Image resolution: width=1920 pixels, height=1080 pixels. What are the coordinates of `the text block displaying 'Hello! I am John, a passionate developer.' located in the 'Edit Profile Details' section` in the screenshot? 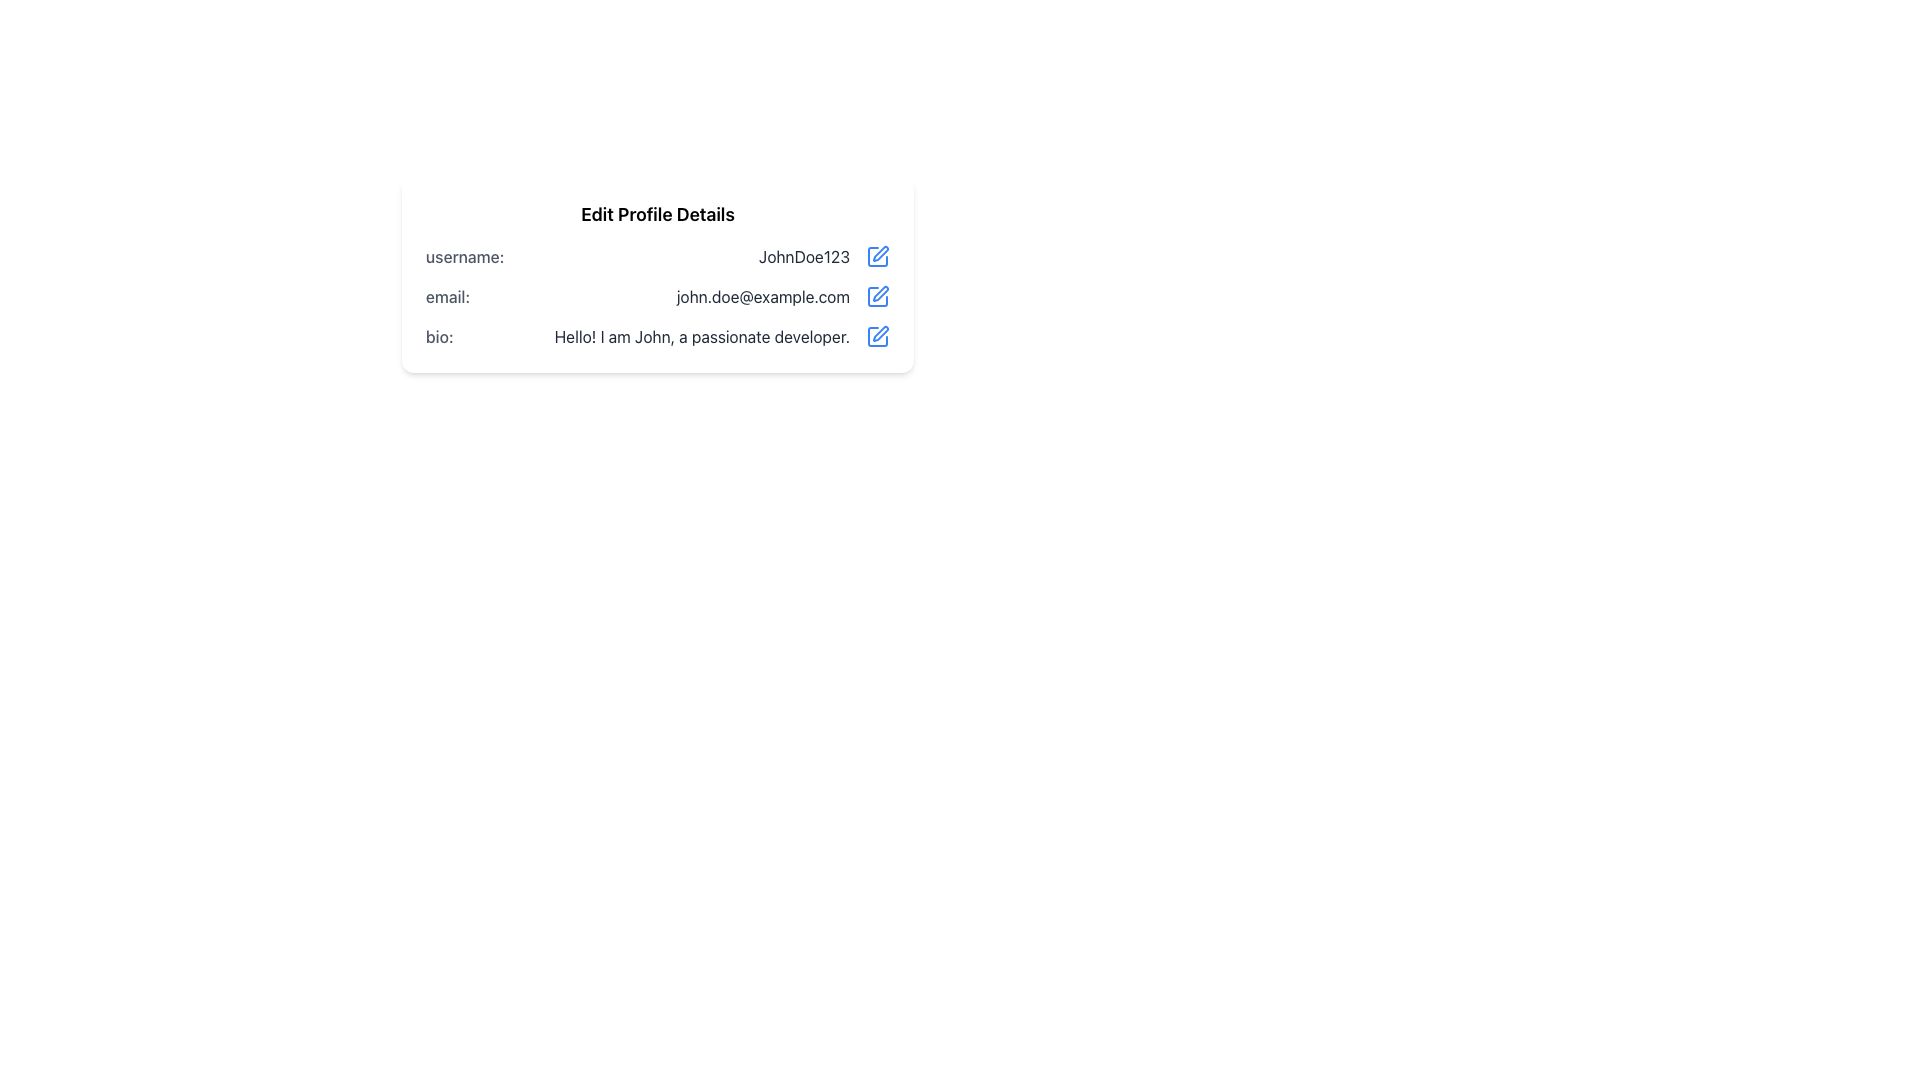 It's located at (720, 335).